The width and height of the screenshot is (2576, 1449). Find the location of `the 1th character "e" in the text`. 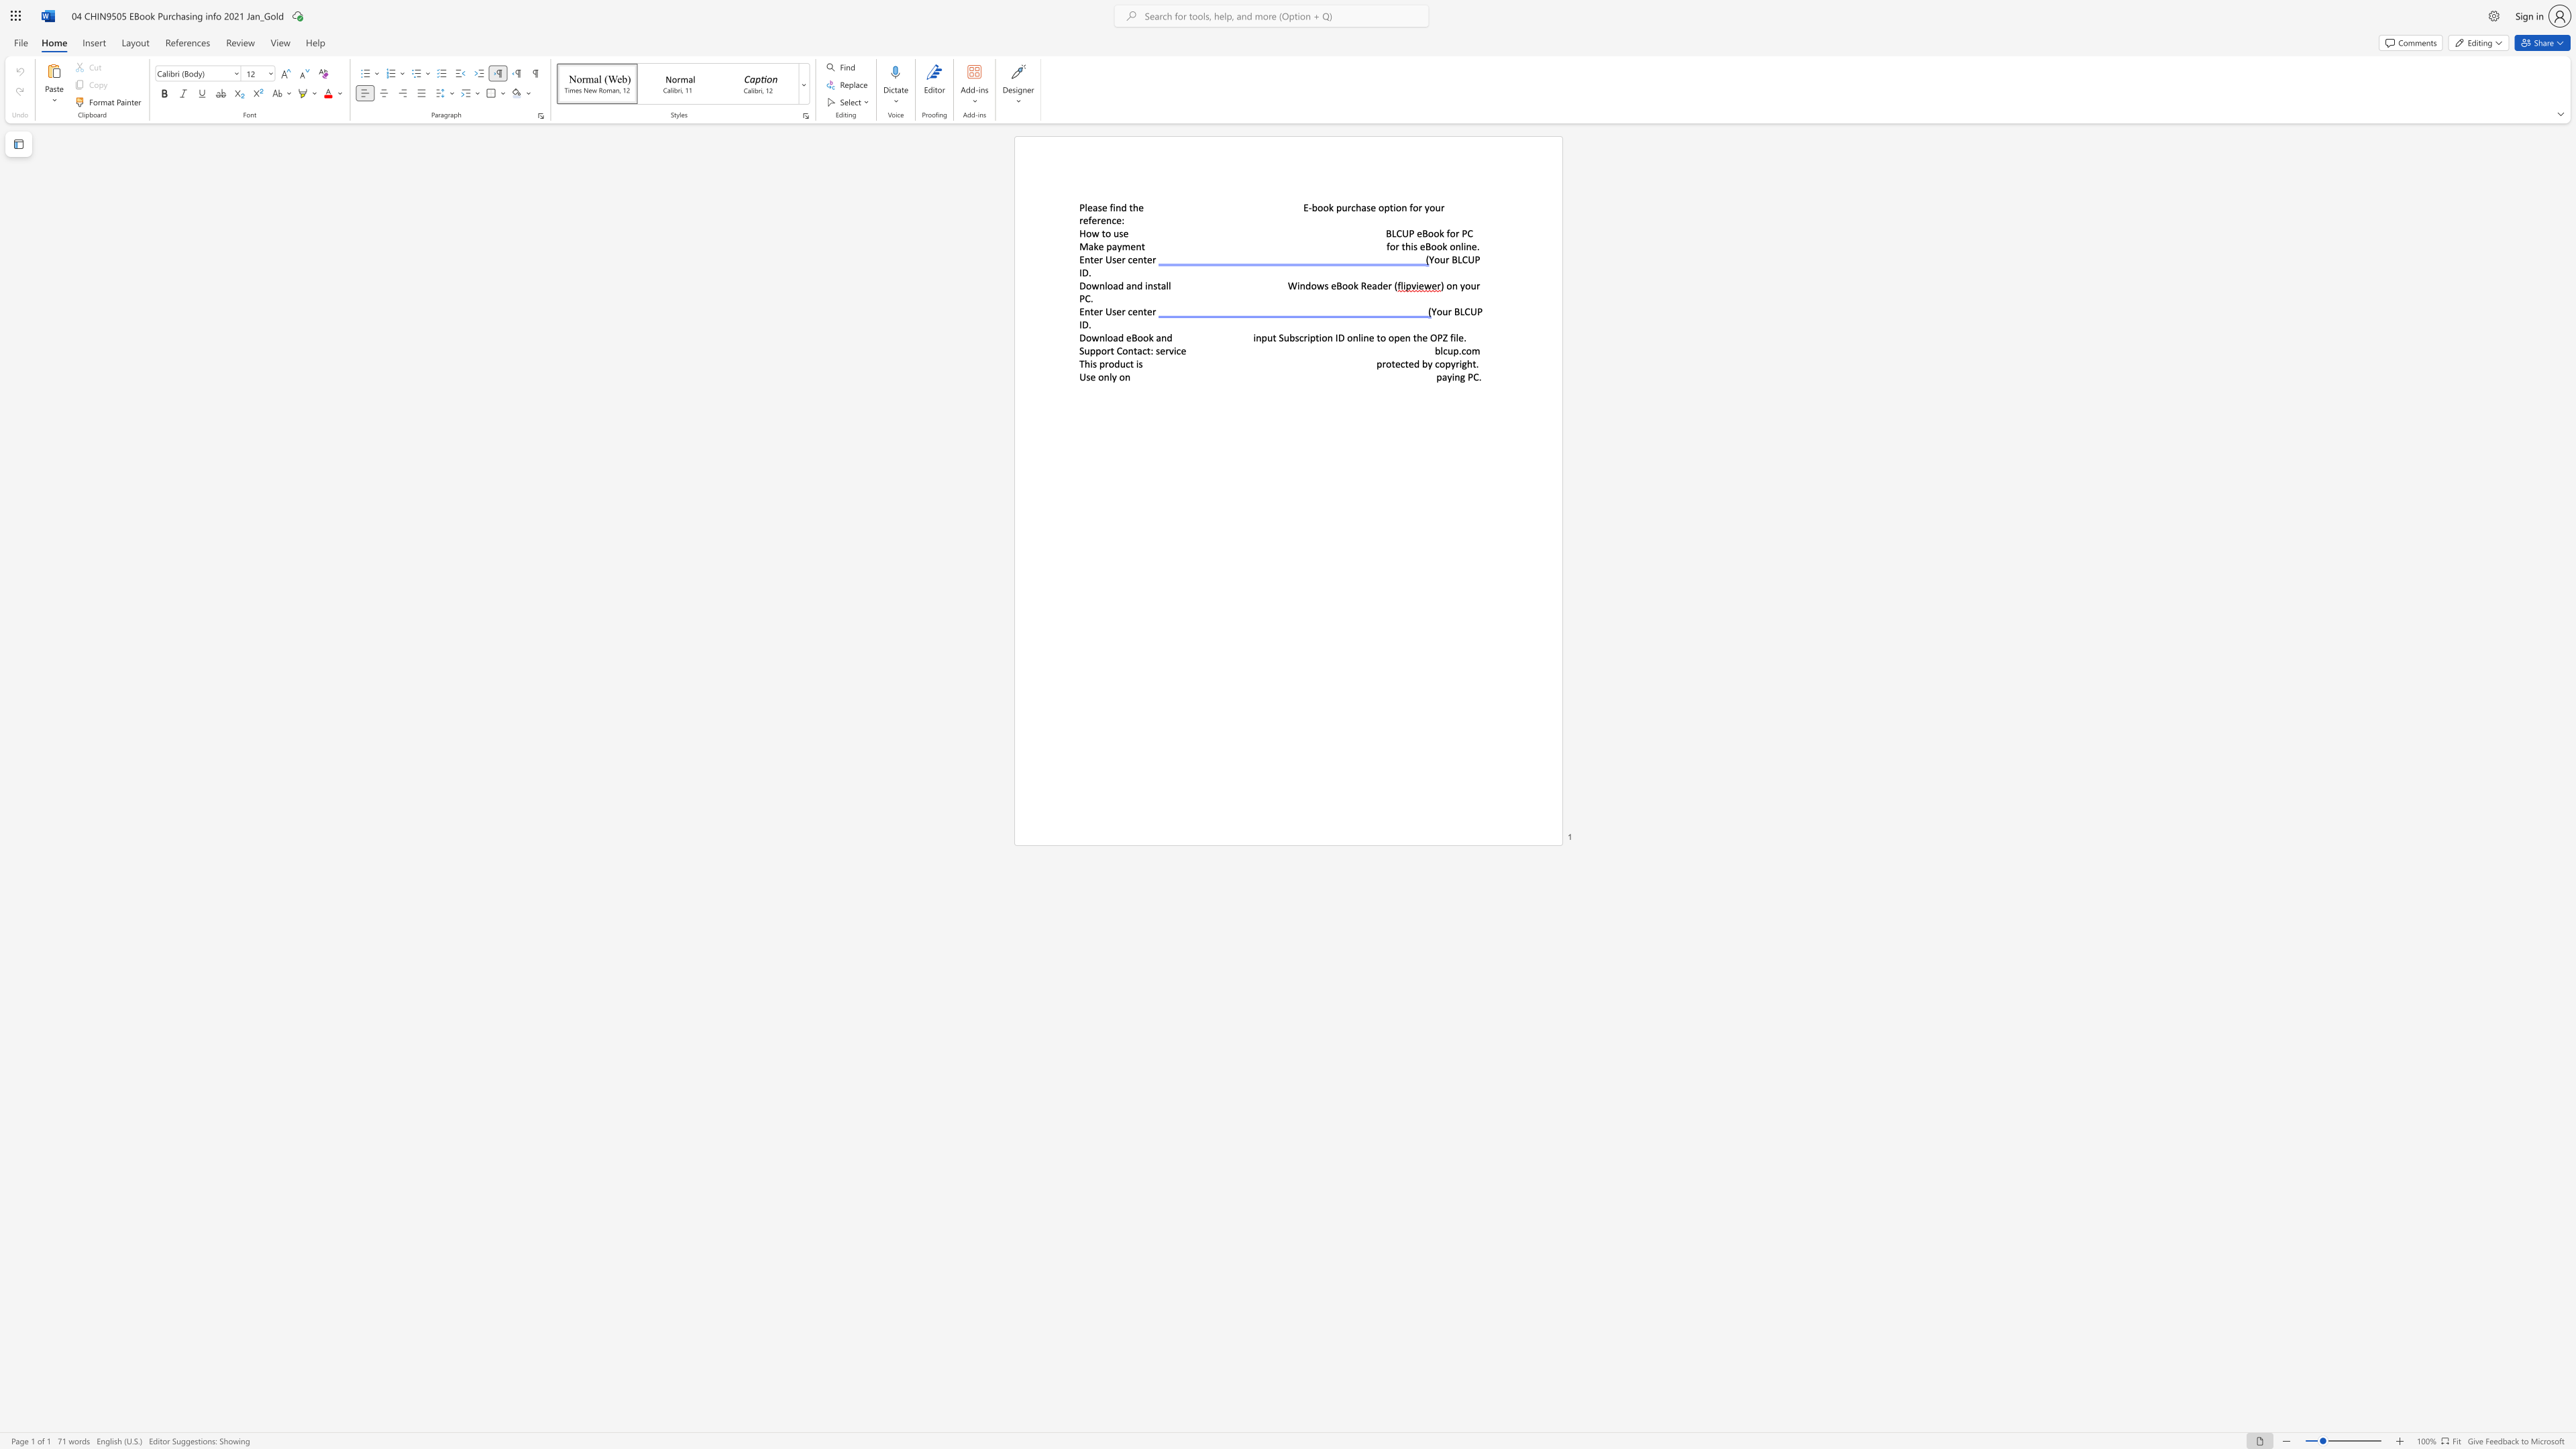

the 1th character "e" in the text is located at coordinates (1085, 219).